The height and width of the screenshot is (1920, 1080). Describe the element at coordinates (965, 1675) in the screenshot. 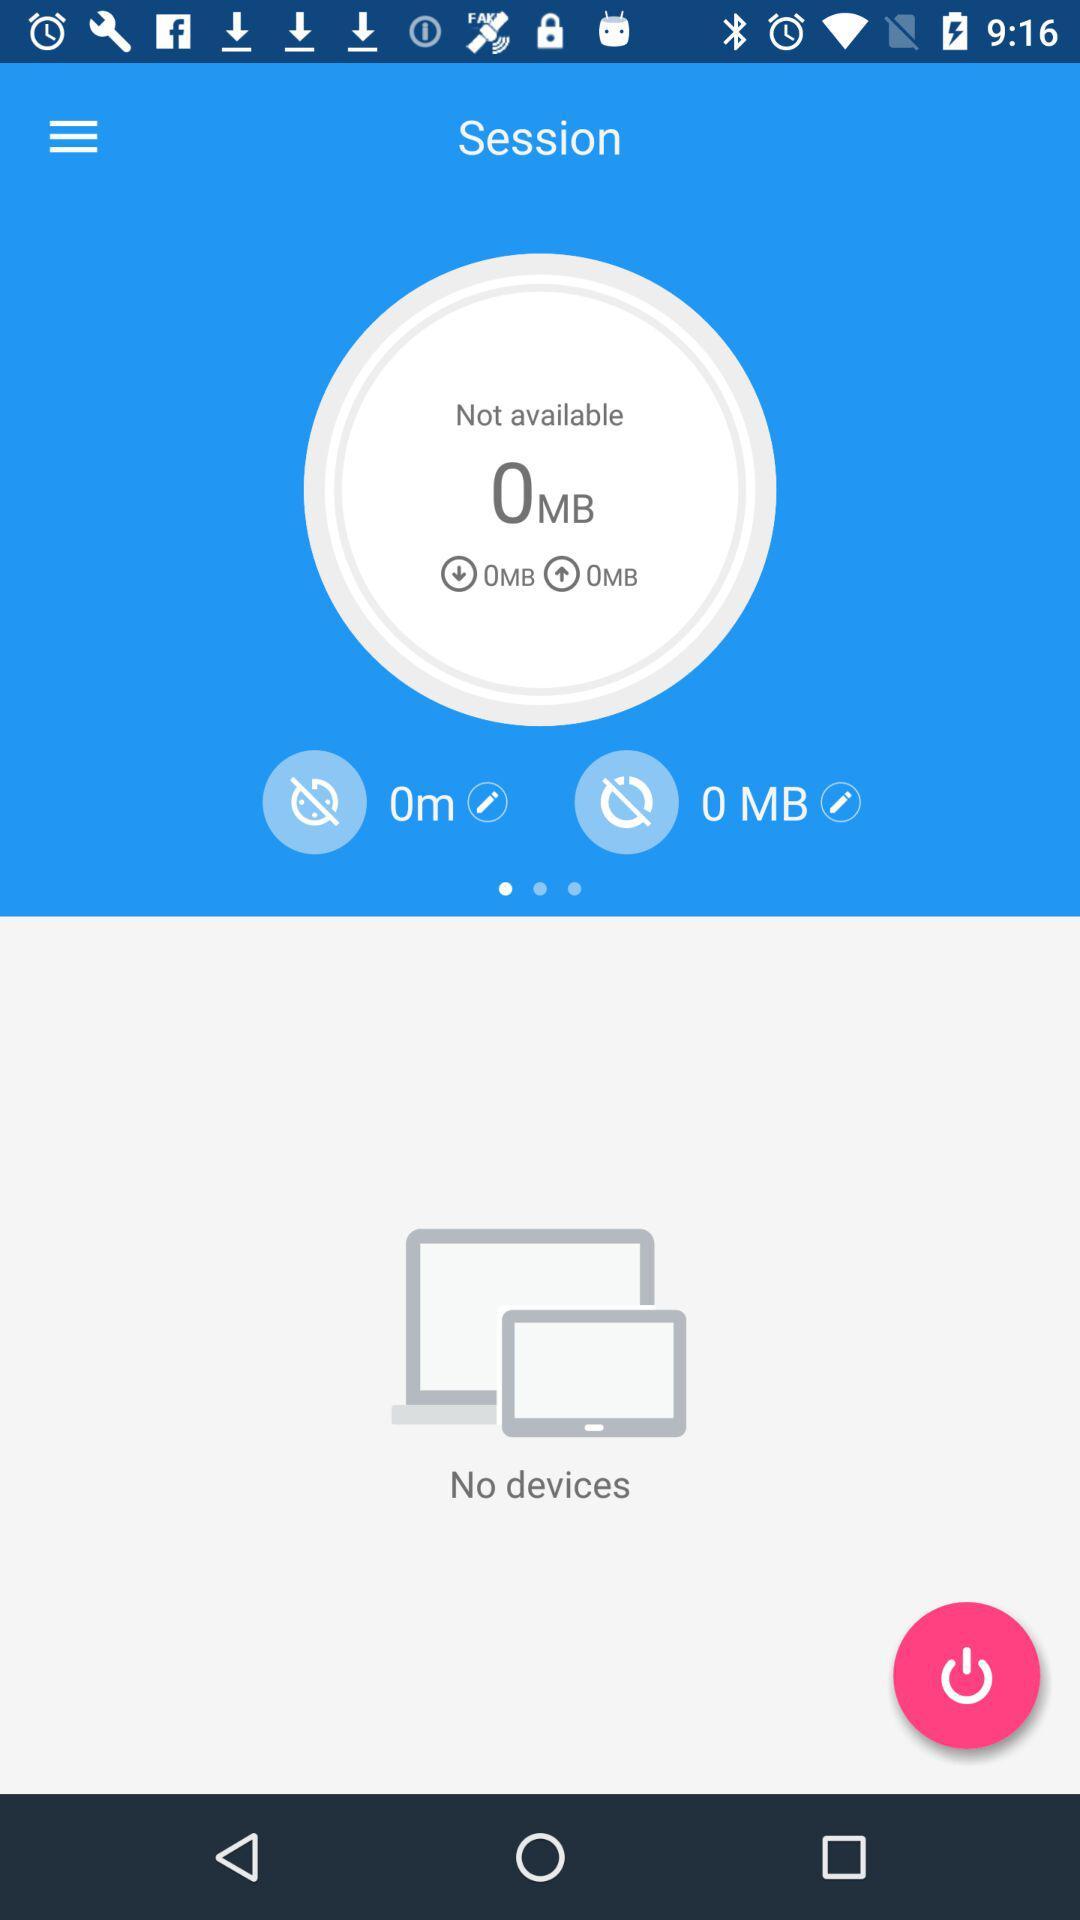

I see `the icon below no devices item` at that location.